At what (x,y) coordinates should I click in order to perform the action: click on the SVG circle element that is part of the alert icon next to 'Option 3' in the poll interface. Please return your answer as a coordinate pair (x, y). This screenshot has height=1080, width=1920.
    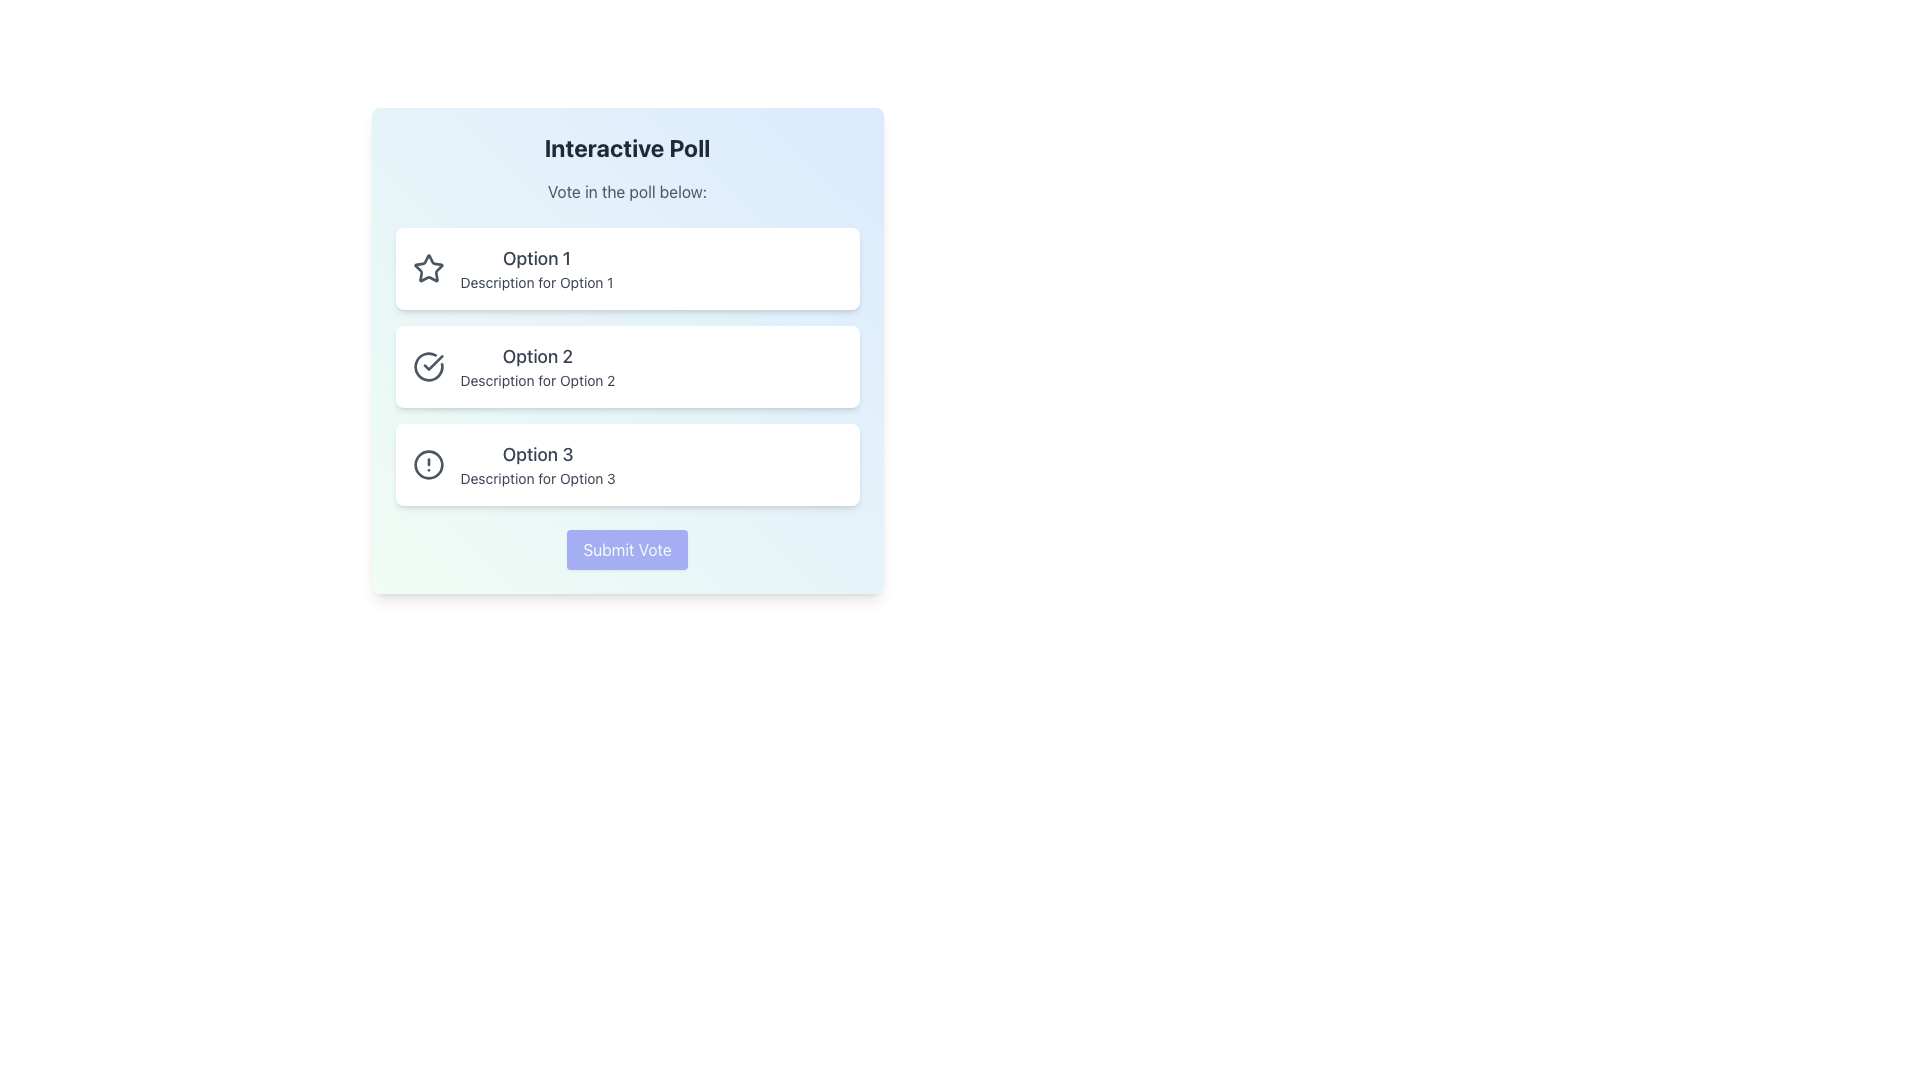
    Looking at the image, I should click on (427, 465).